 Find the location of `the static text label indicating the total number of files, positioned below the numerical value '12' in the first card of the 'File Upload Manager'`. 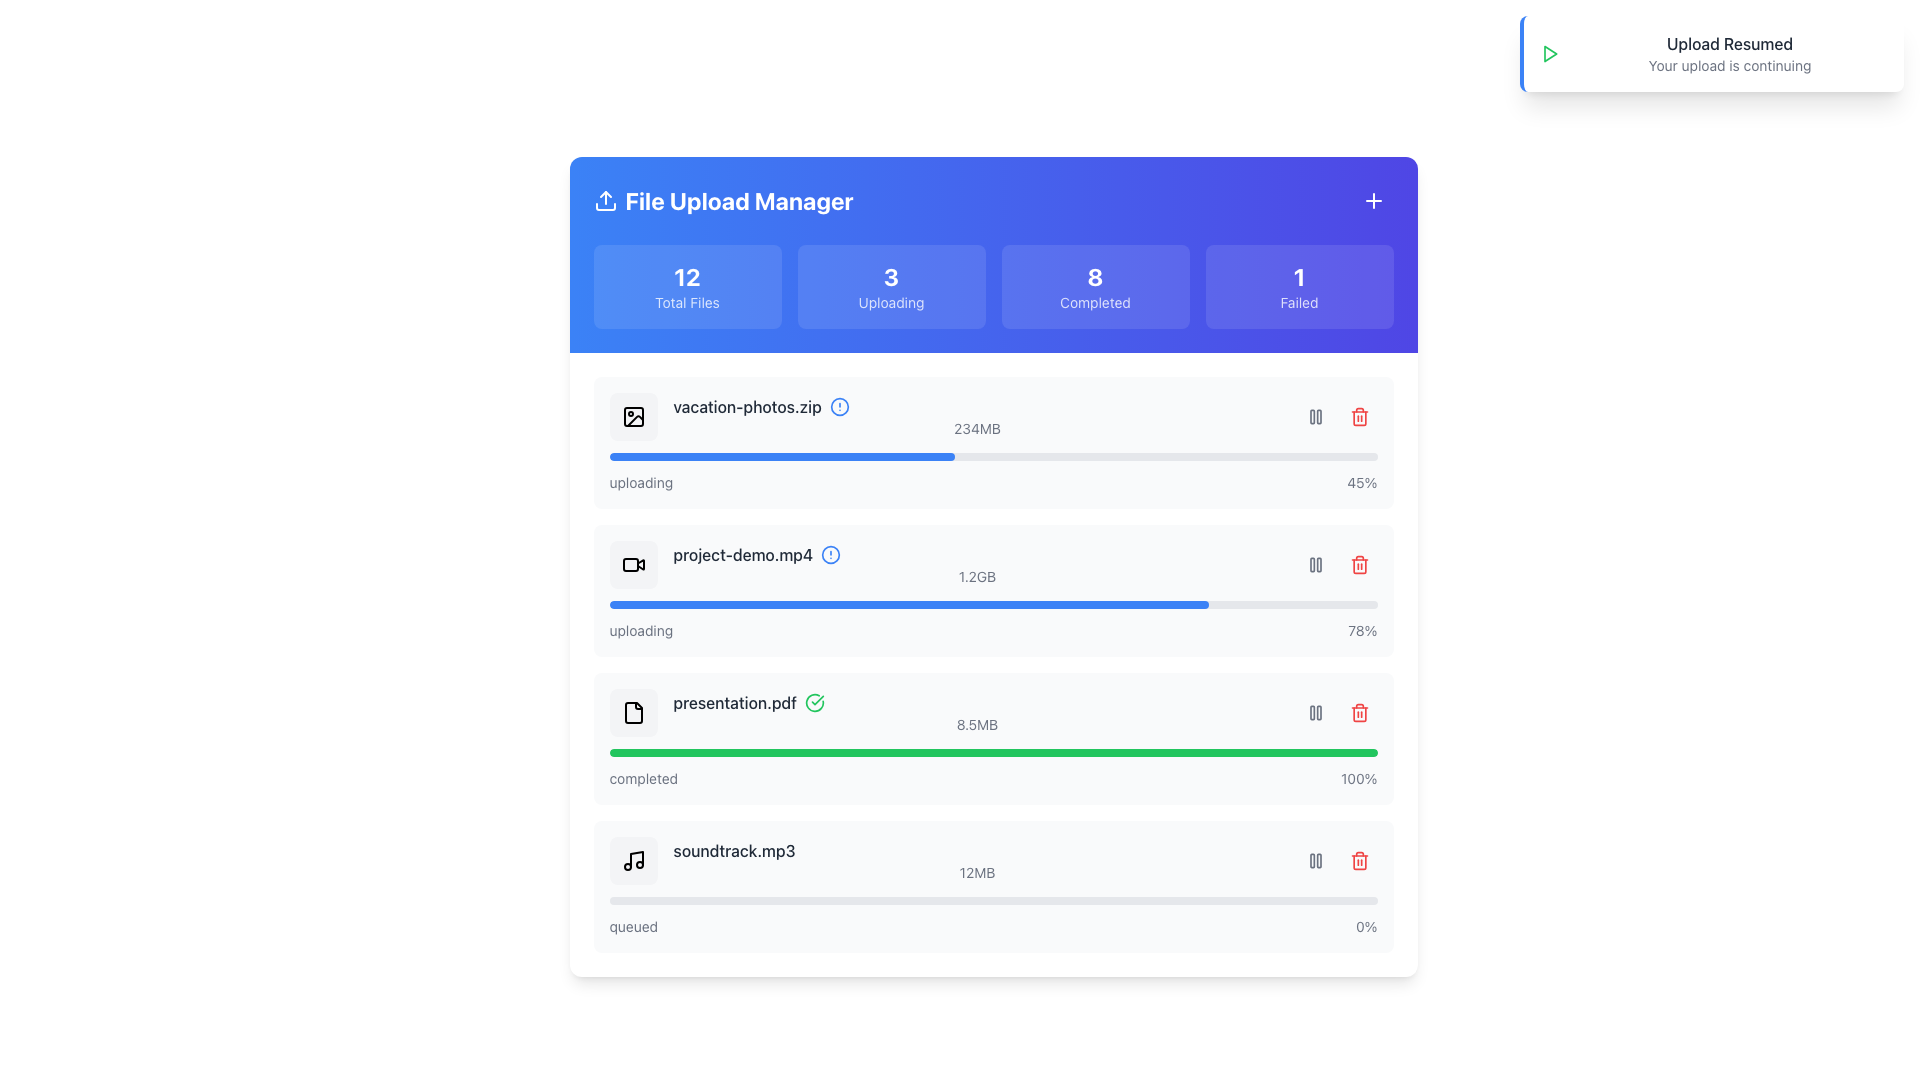

the static text label indicating the total number of files, positioned below the numerical value '12' in the first card of the 'File Upload Manager' is located at coordinates (687, 303).